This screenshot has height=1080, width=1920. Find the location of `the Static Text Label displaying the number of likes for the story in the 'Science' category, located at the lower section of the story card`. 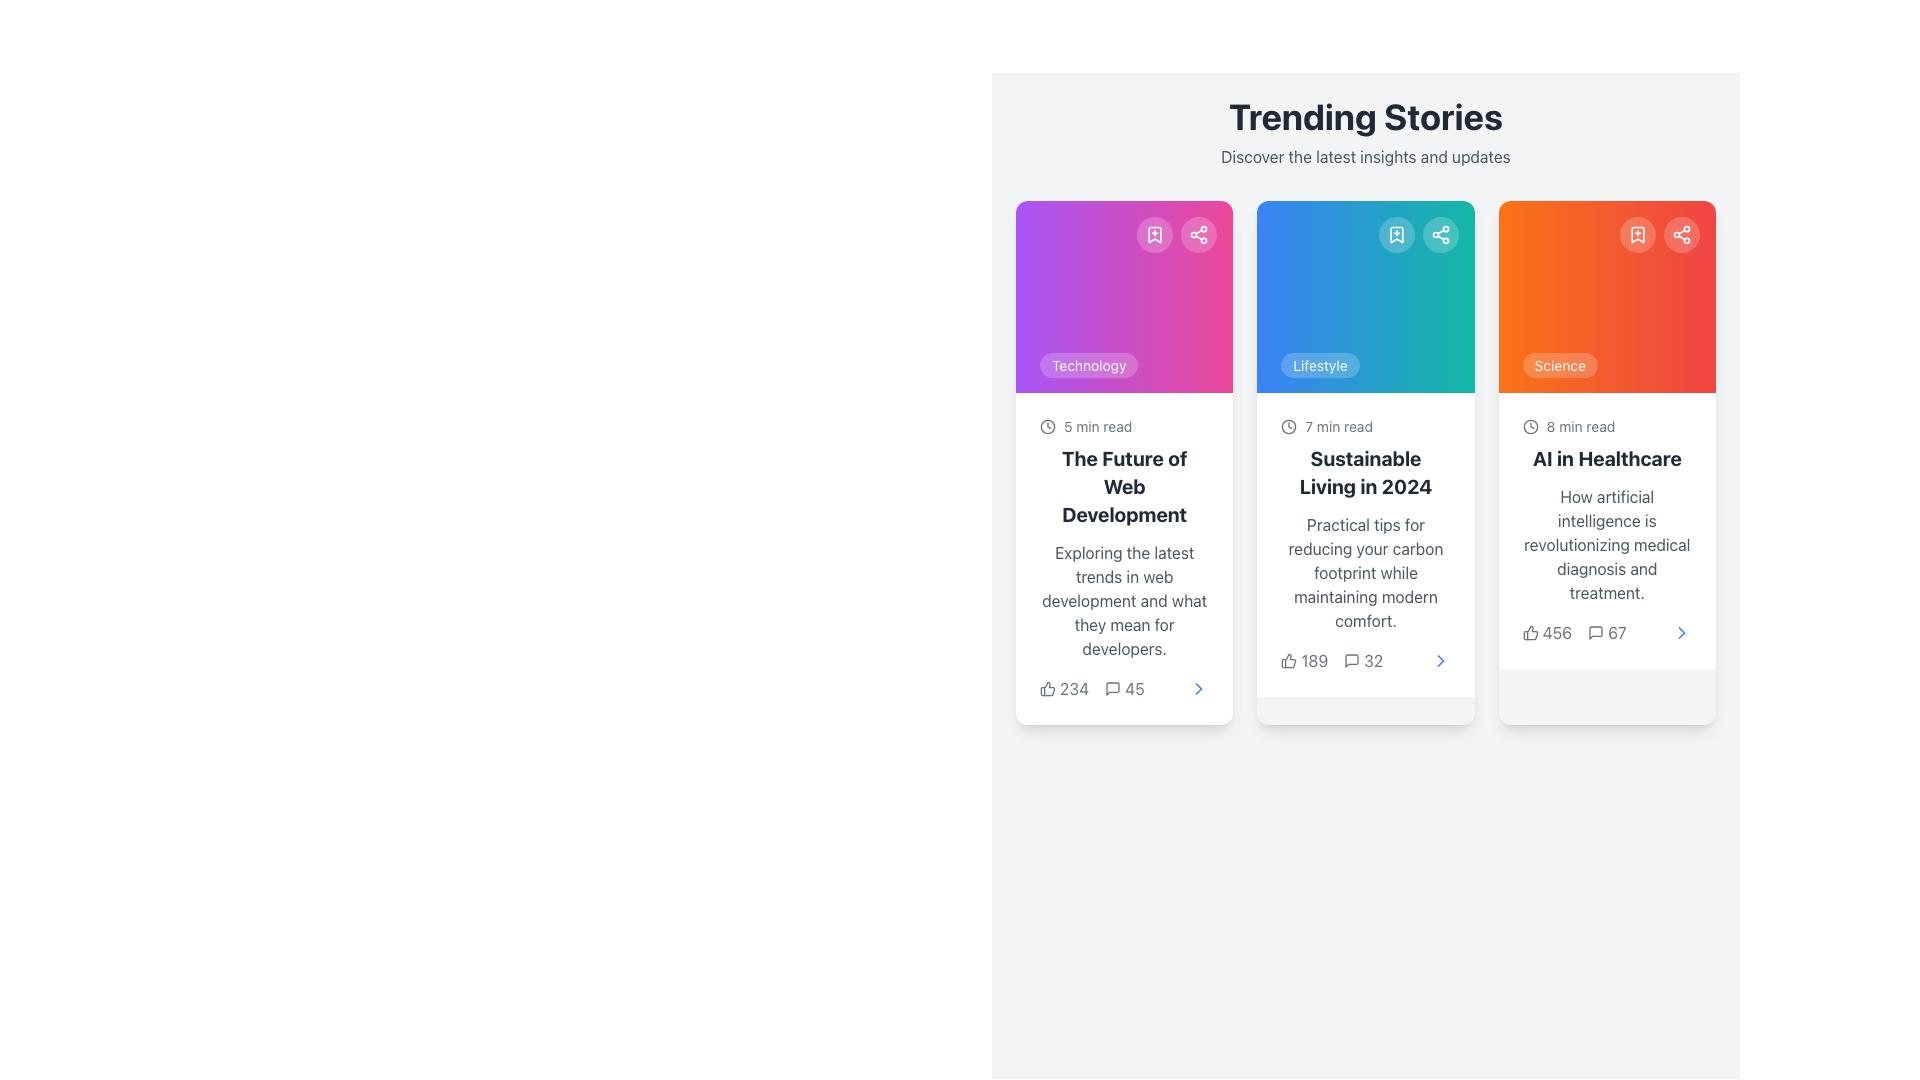

the Static Text Label displaying the number of likes for the story in the 'Science' category, located at the lower section of the story card is located at coordinates (1546, 632).